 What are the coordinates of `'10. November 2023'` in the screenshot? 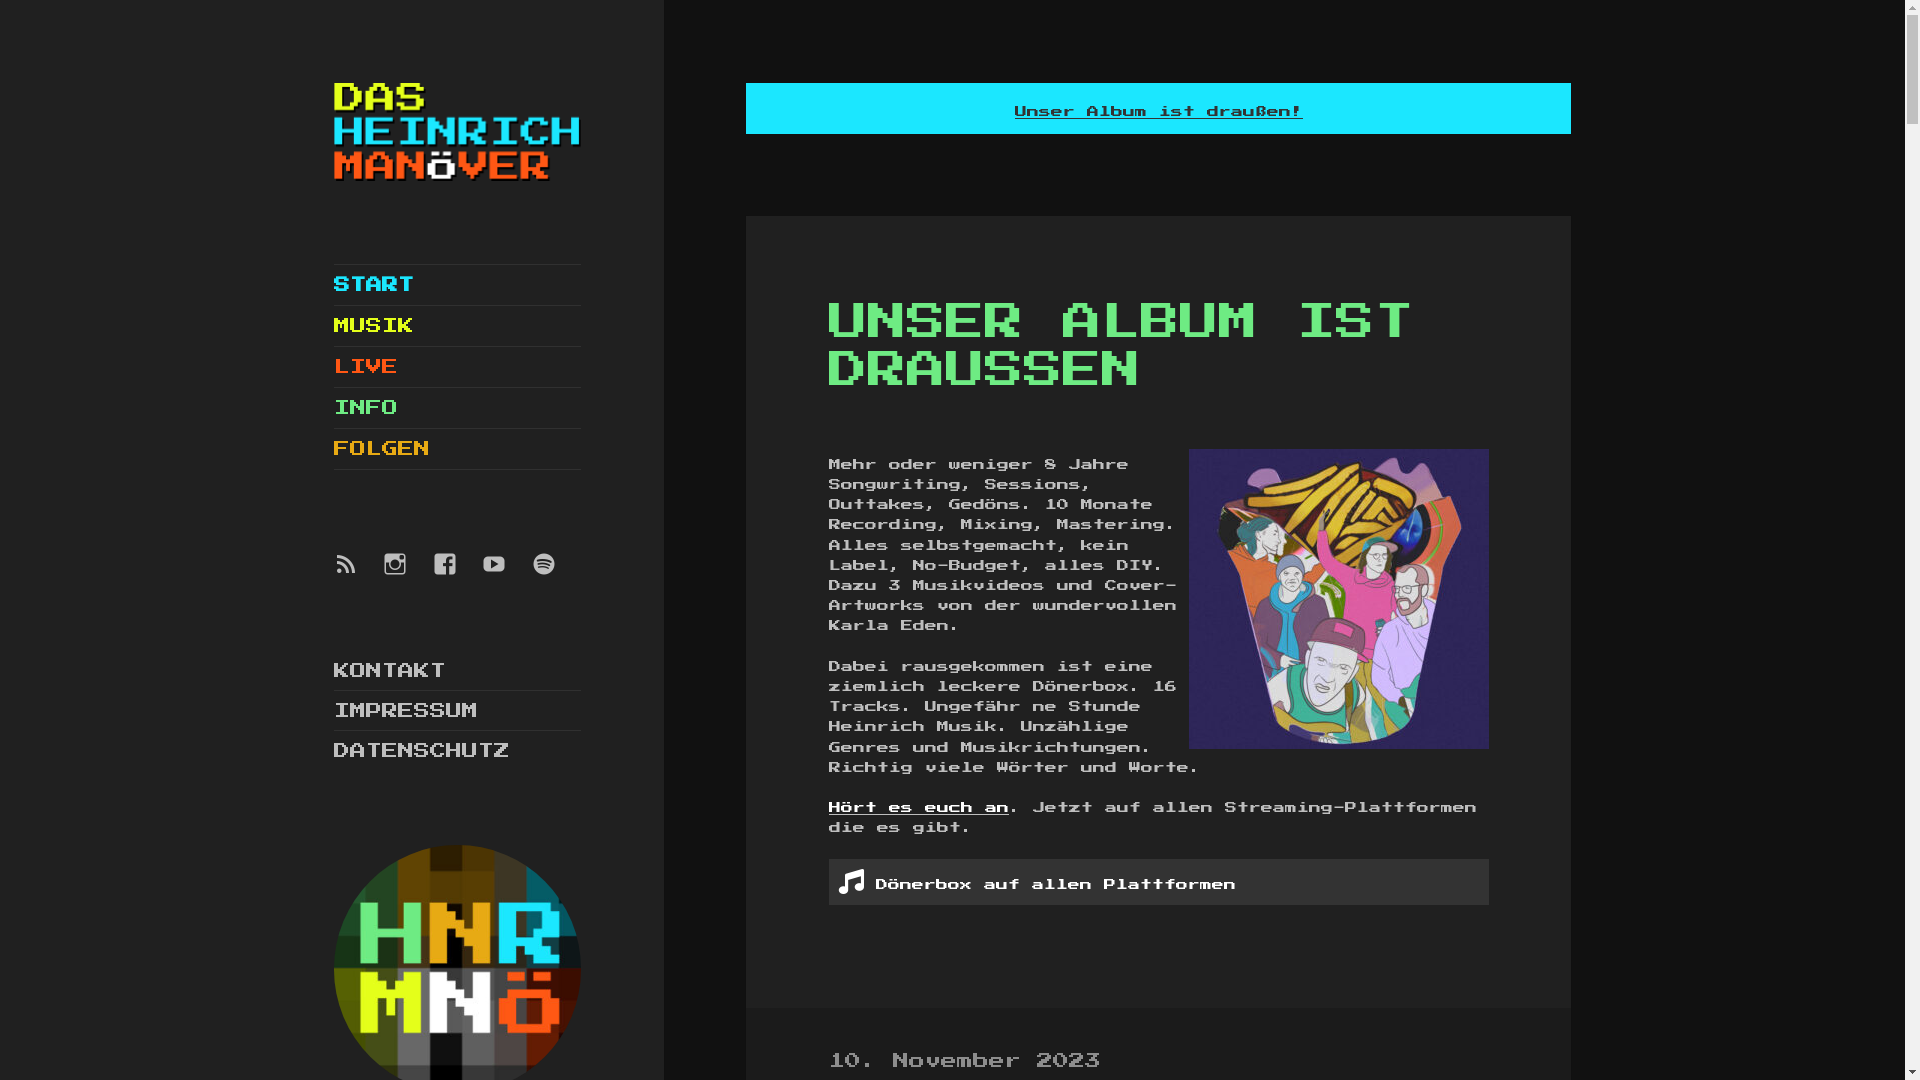 It's located at (964, 1062).